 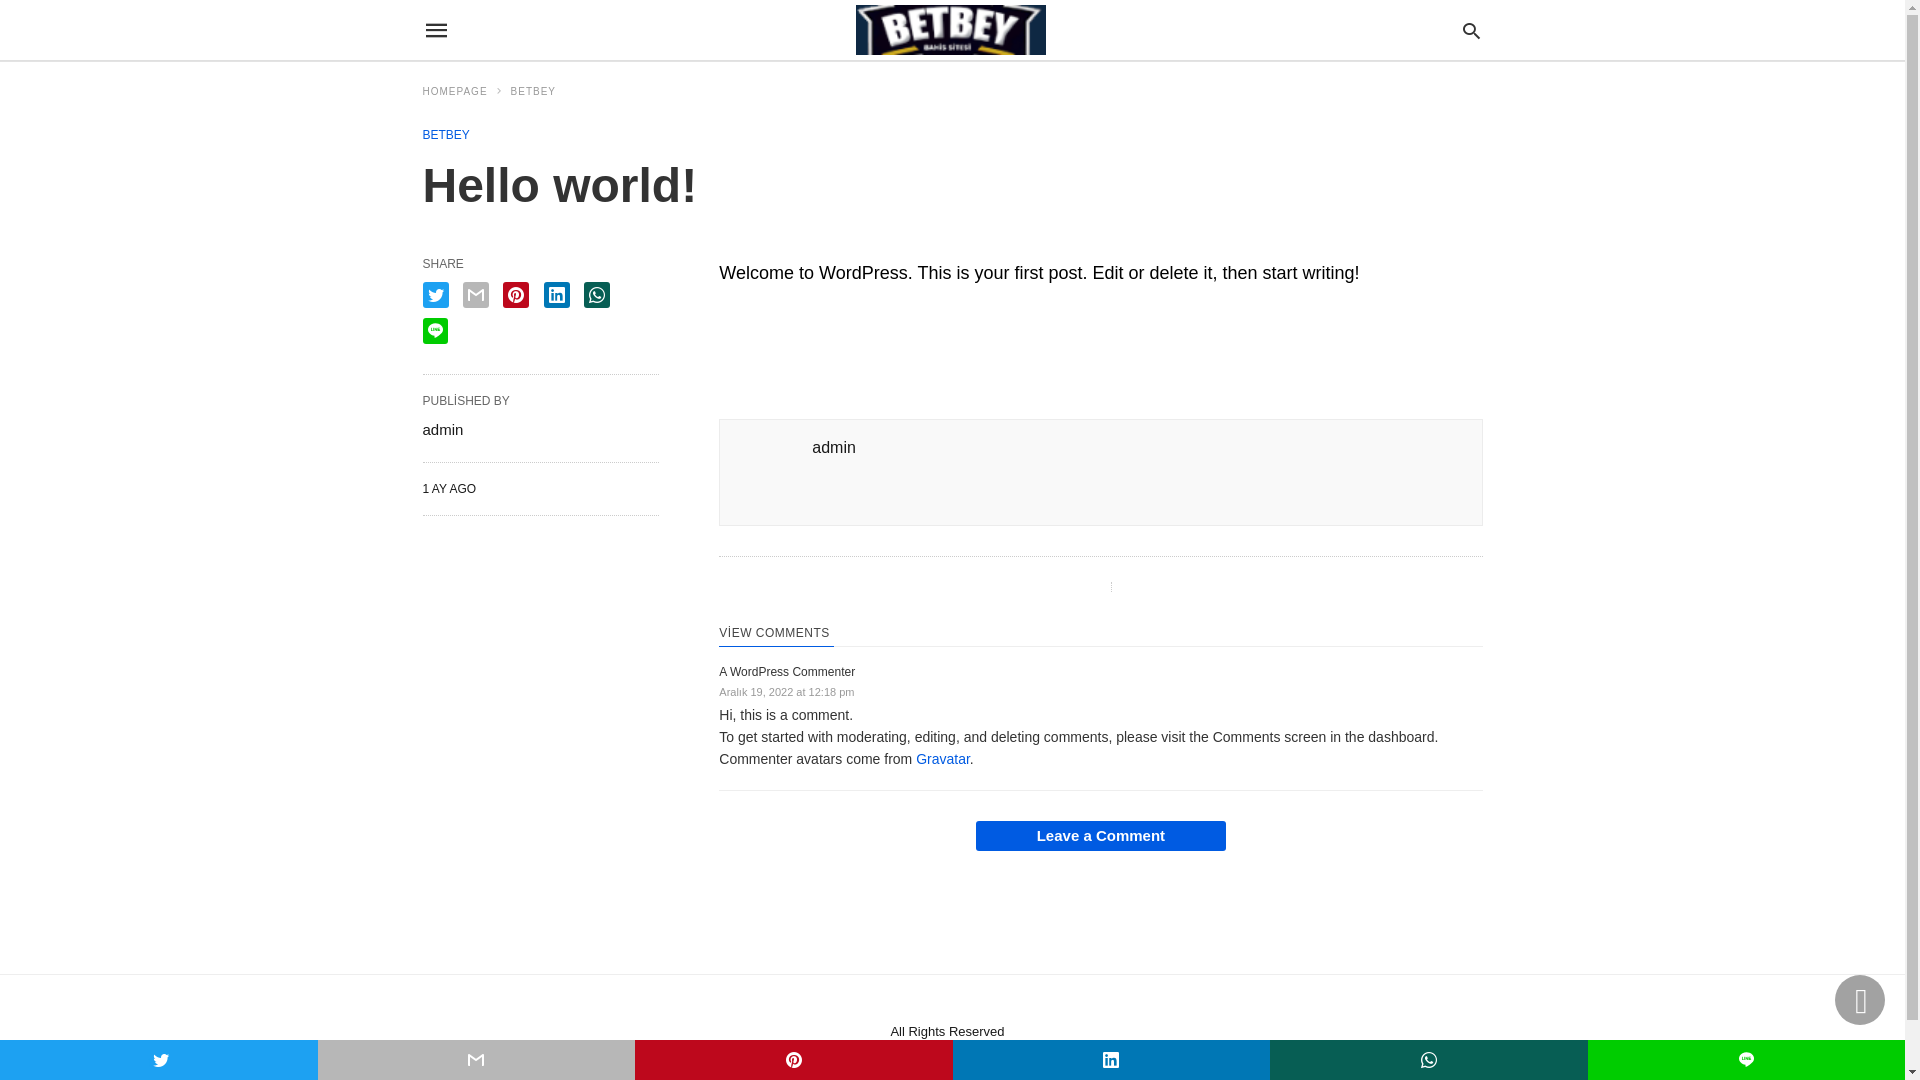 I want to click on 'Gravatar', so click(x=941, y=759).